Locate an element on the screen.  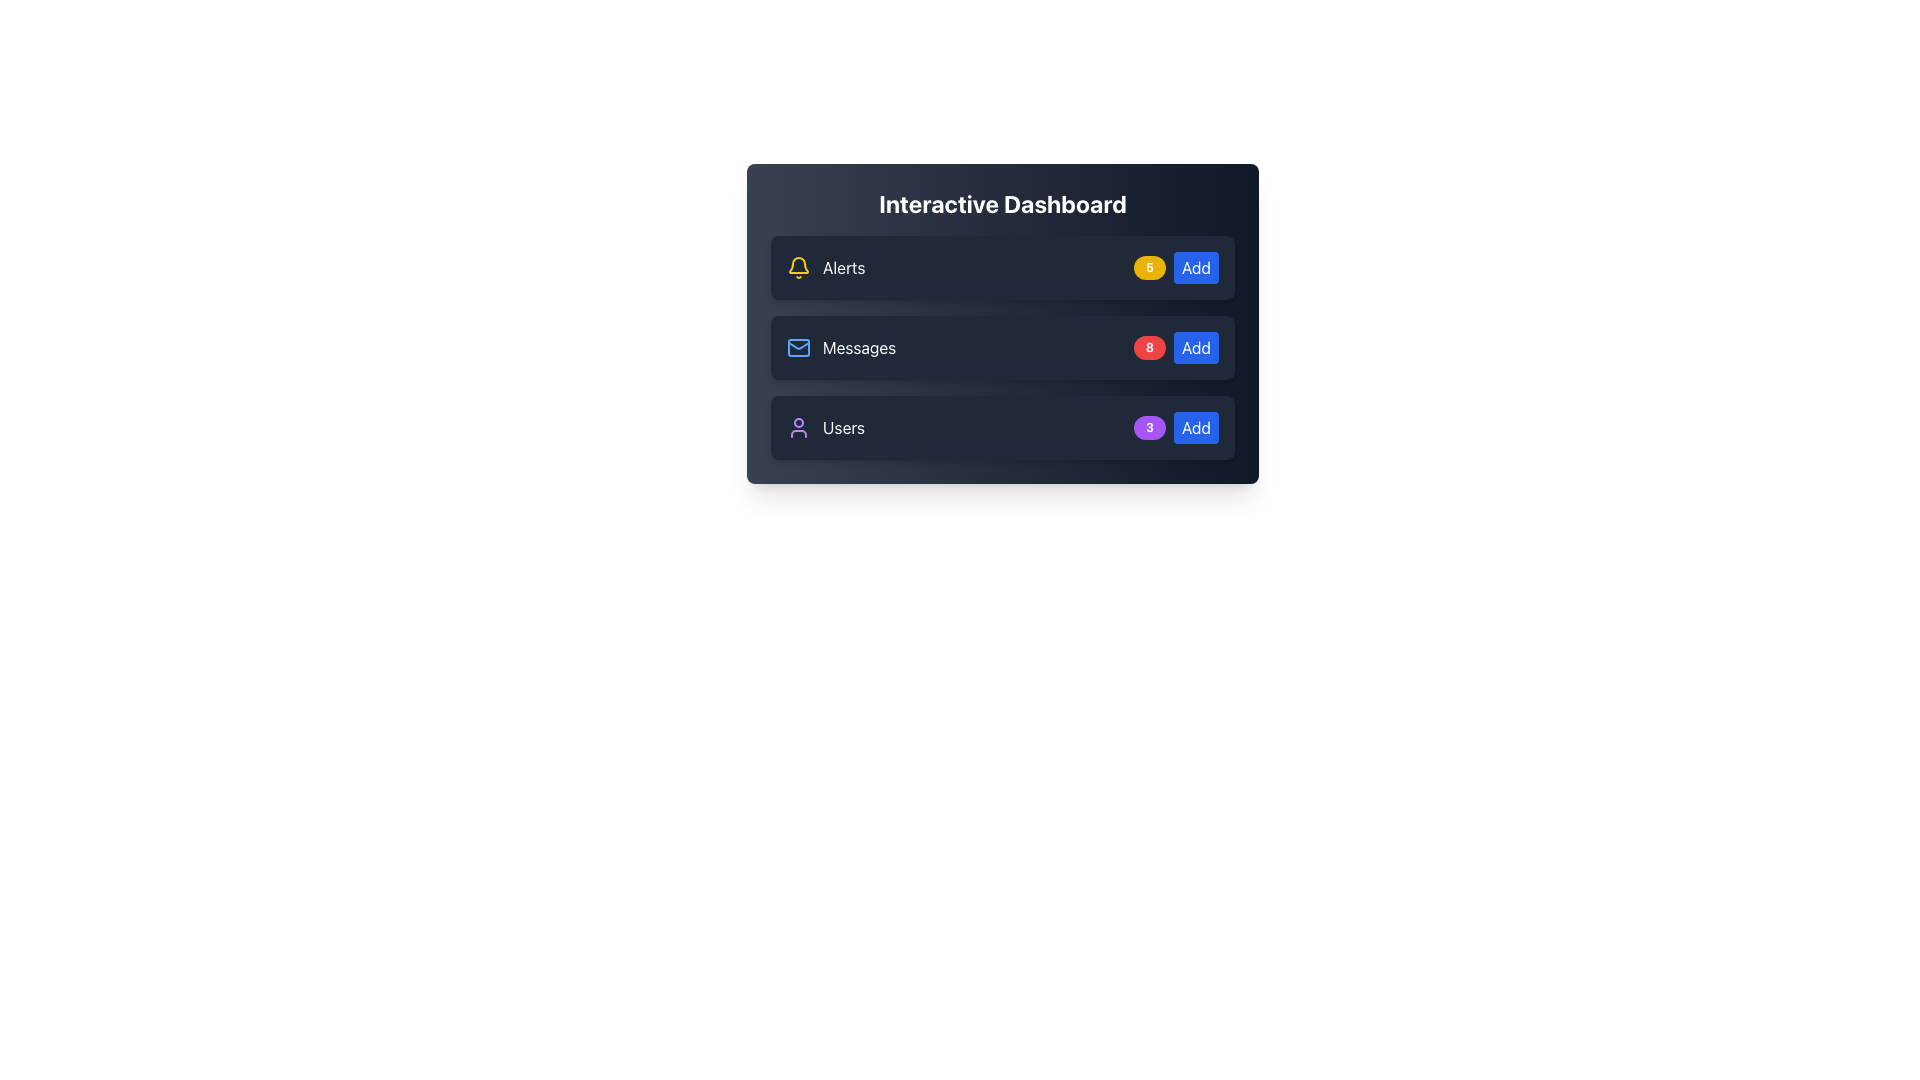
the 'Add' button in the button group next to the 'Users' title, which features a purple badge displaying '3' is located at coordinates (1176, 427).